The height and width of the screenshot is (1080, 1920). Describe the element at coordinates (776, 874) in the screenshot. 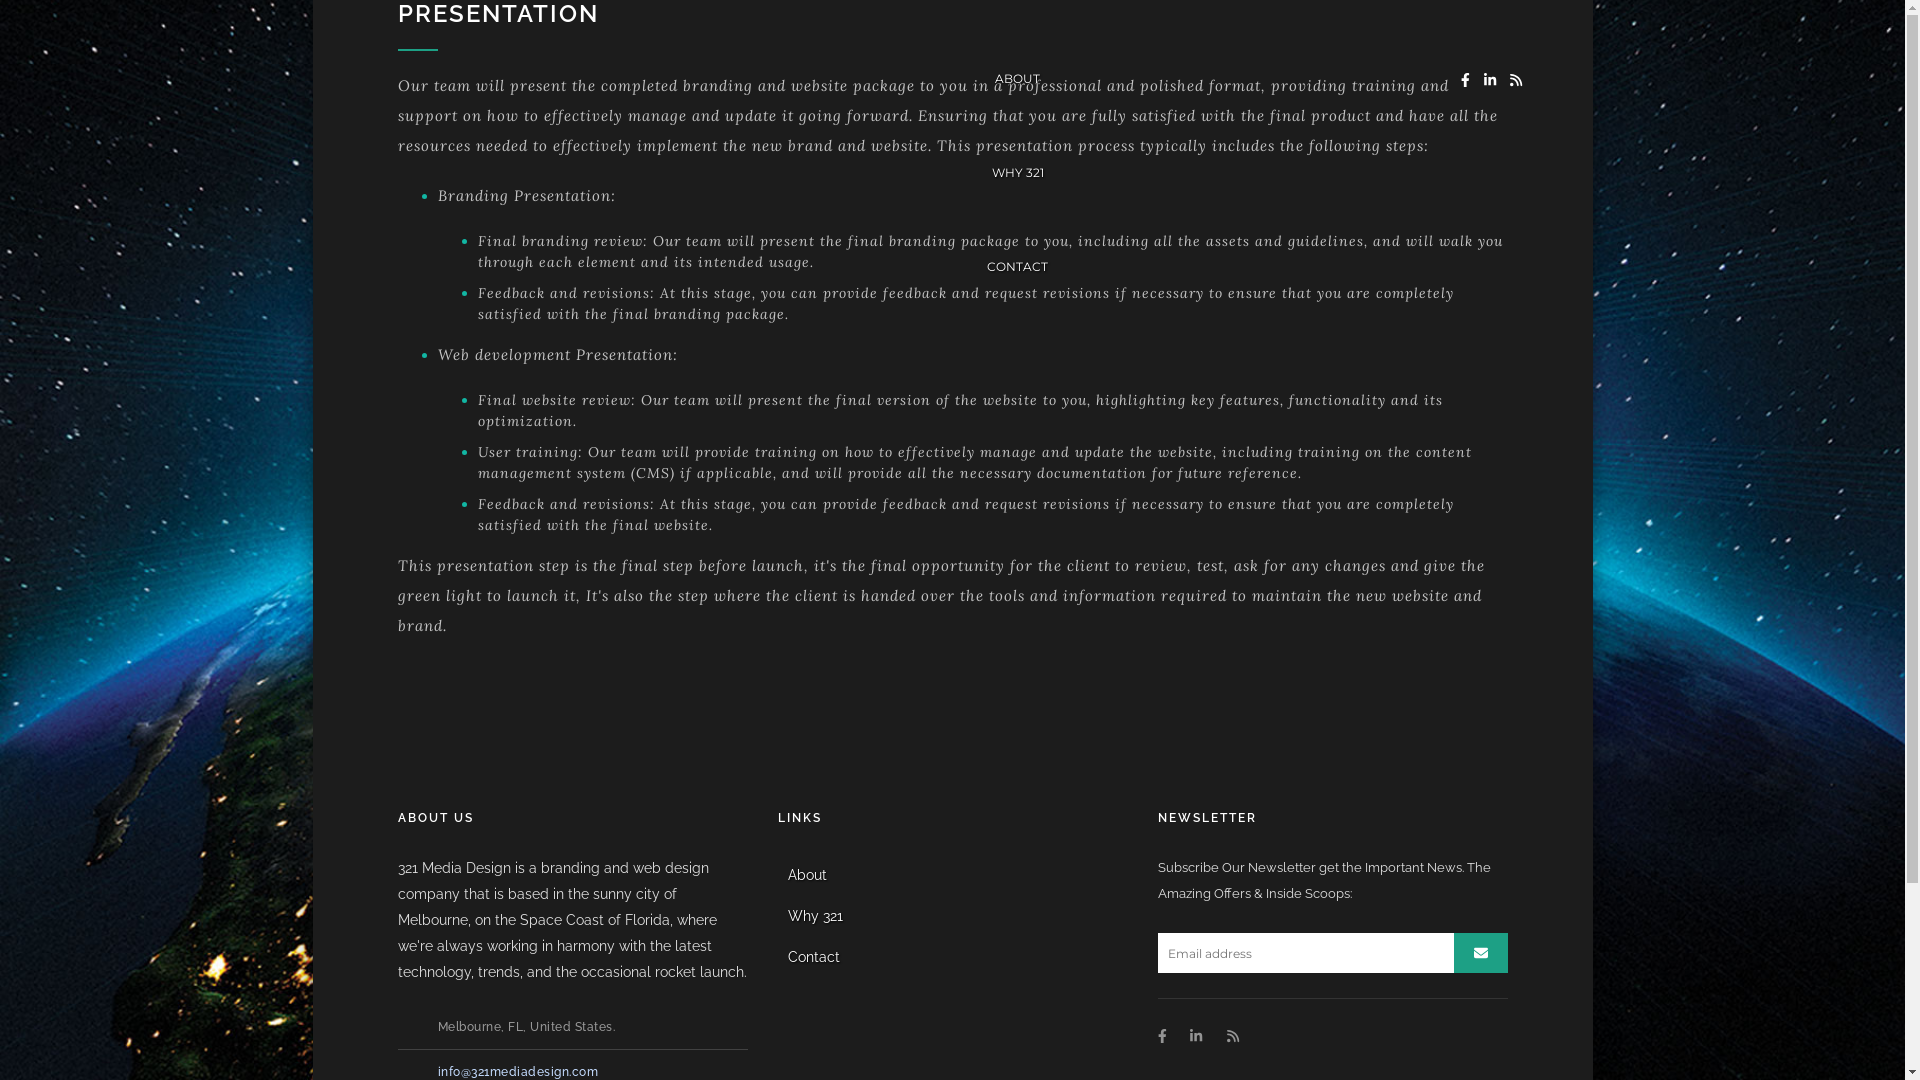

I see `'About'` at that location.